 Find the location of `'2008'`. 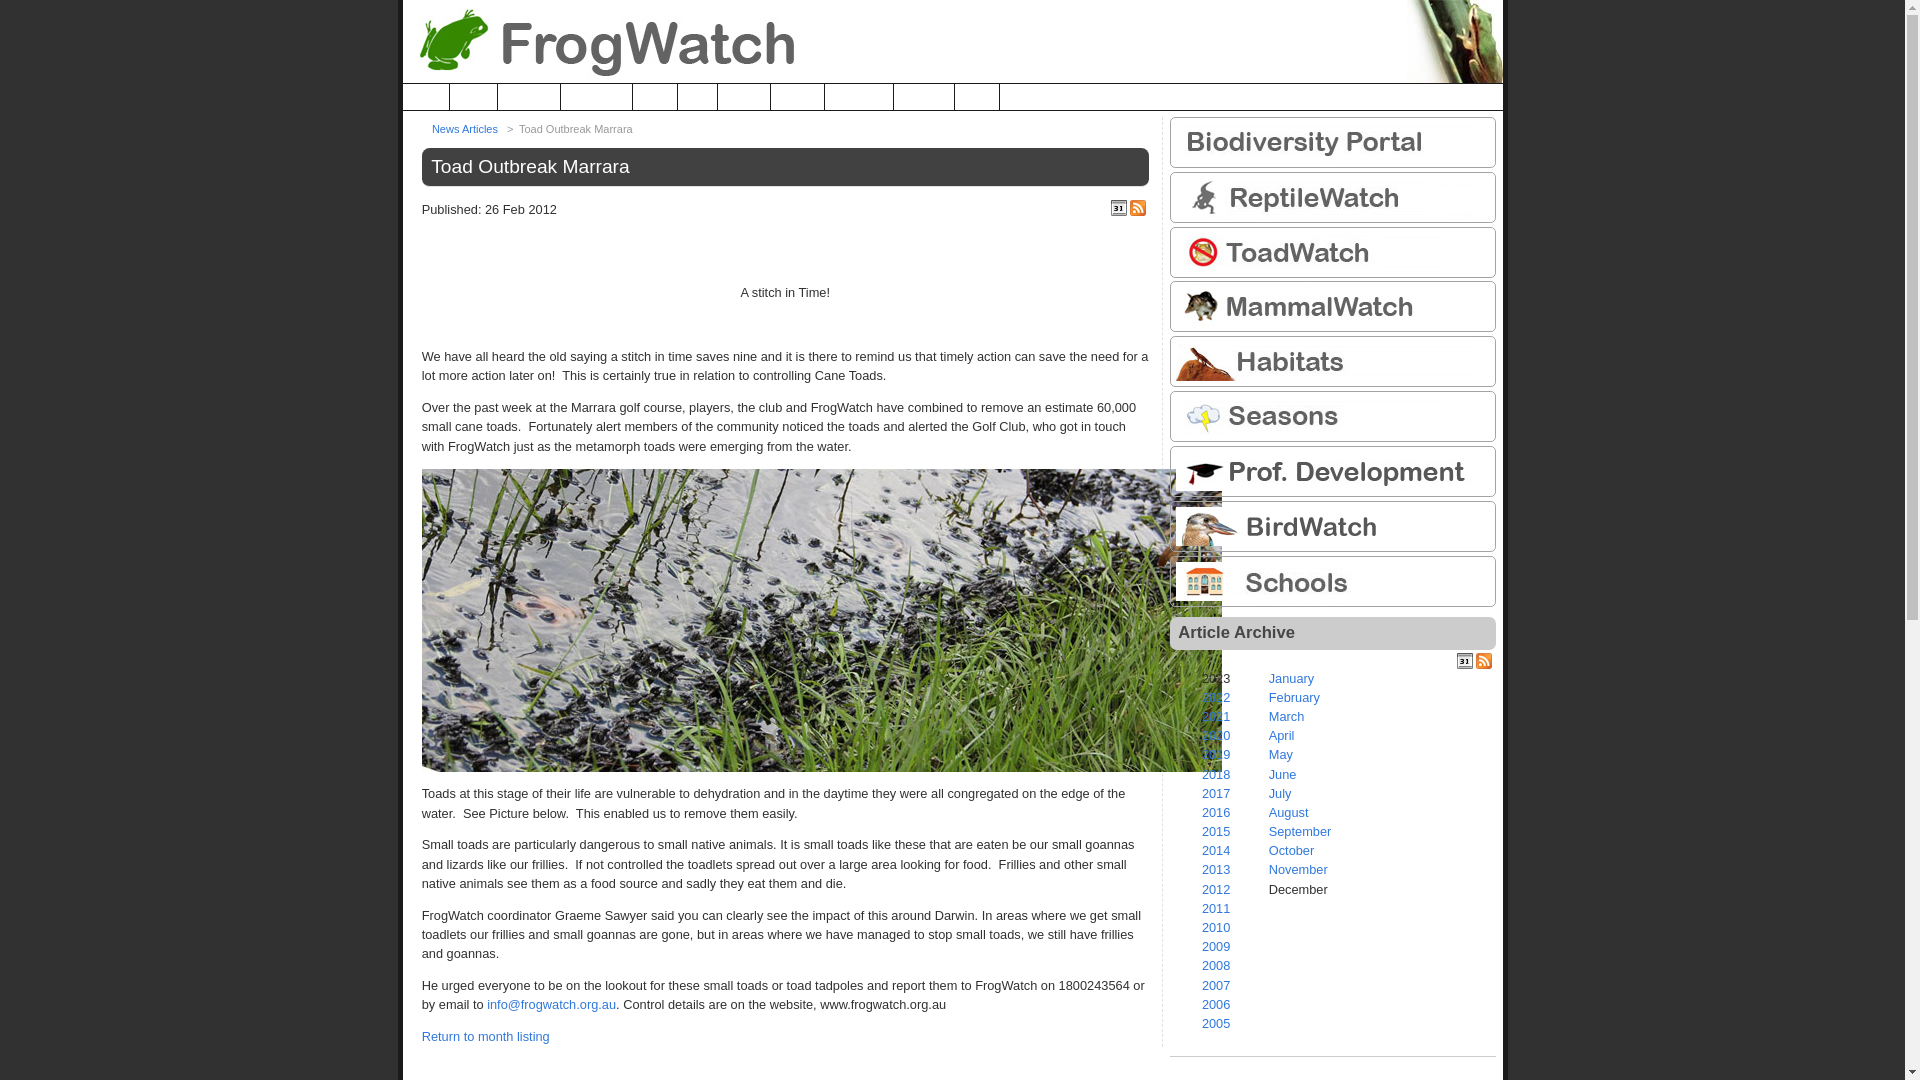

'2008' is located at coordinates (1214, 964).